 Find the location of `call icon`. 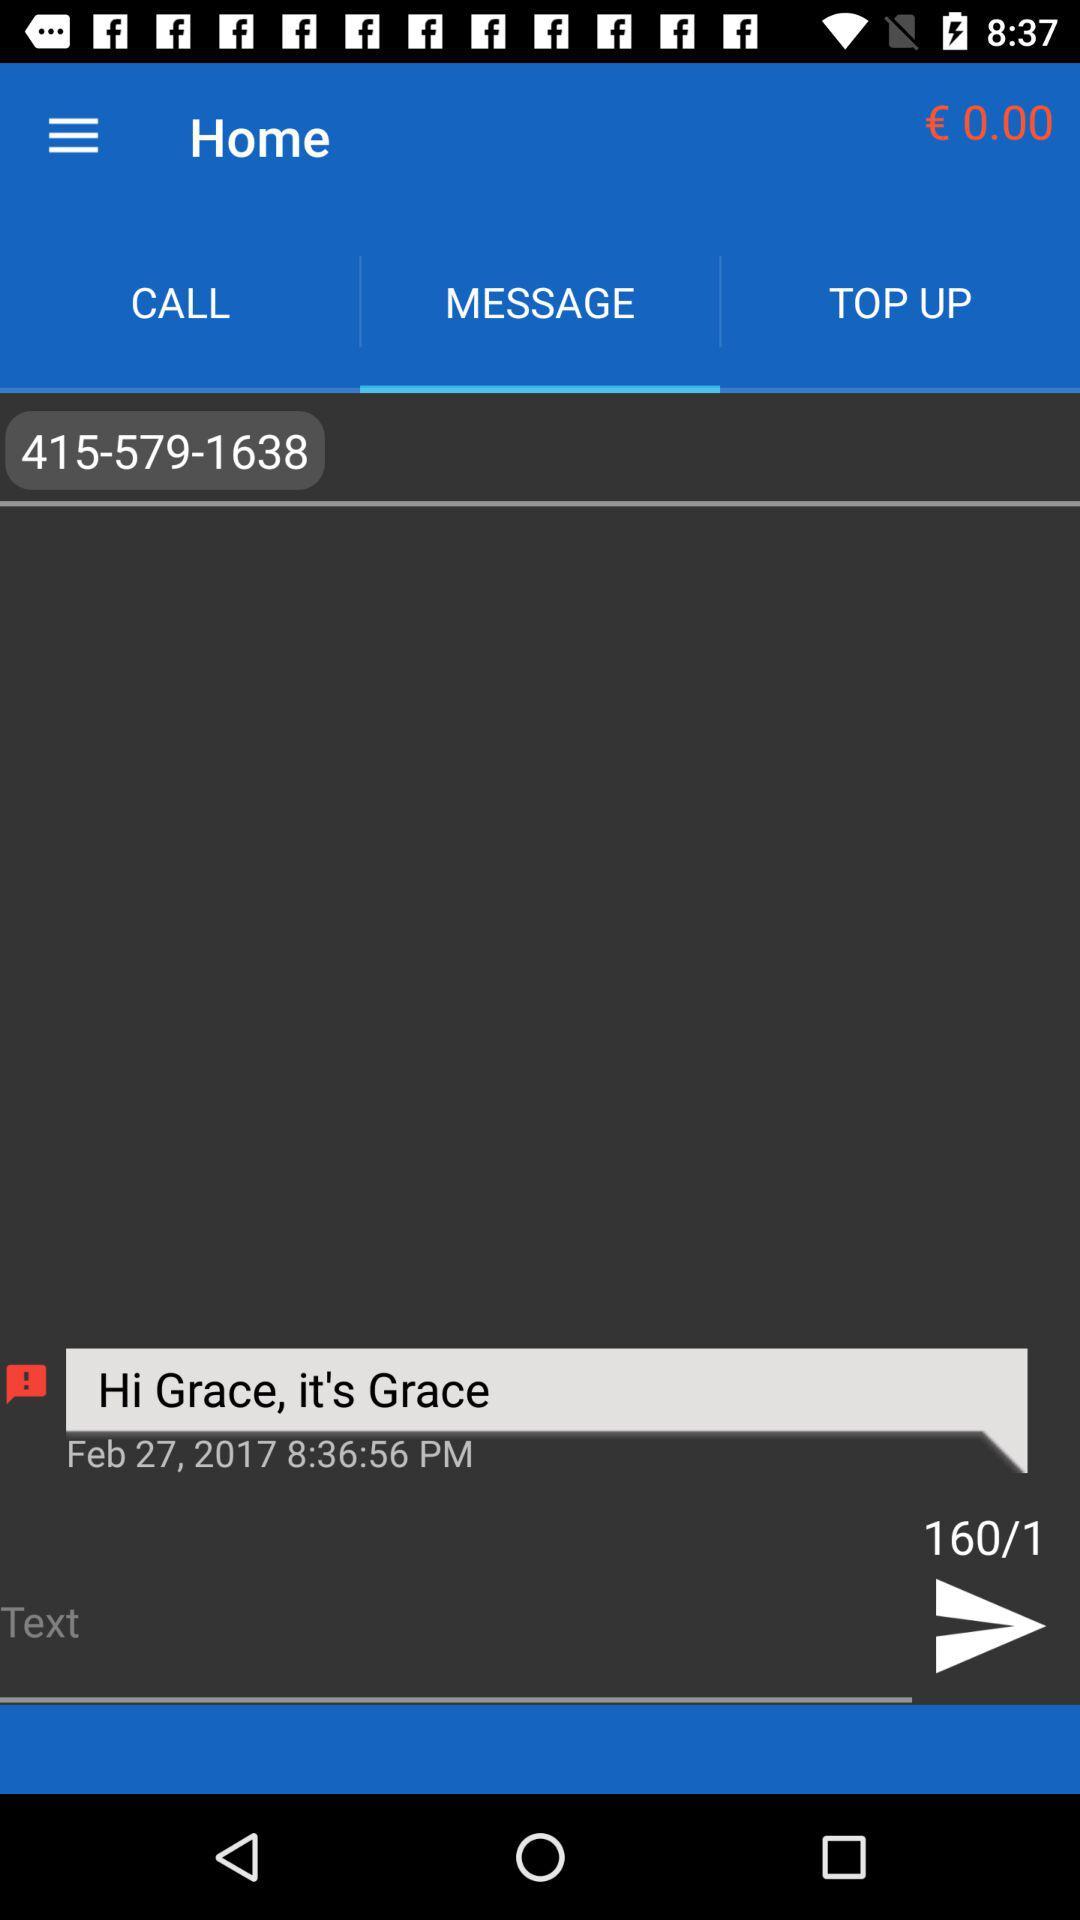

call icon is located at coordinates (180, 300).